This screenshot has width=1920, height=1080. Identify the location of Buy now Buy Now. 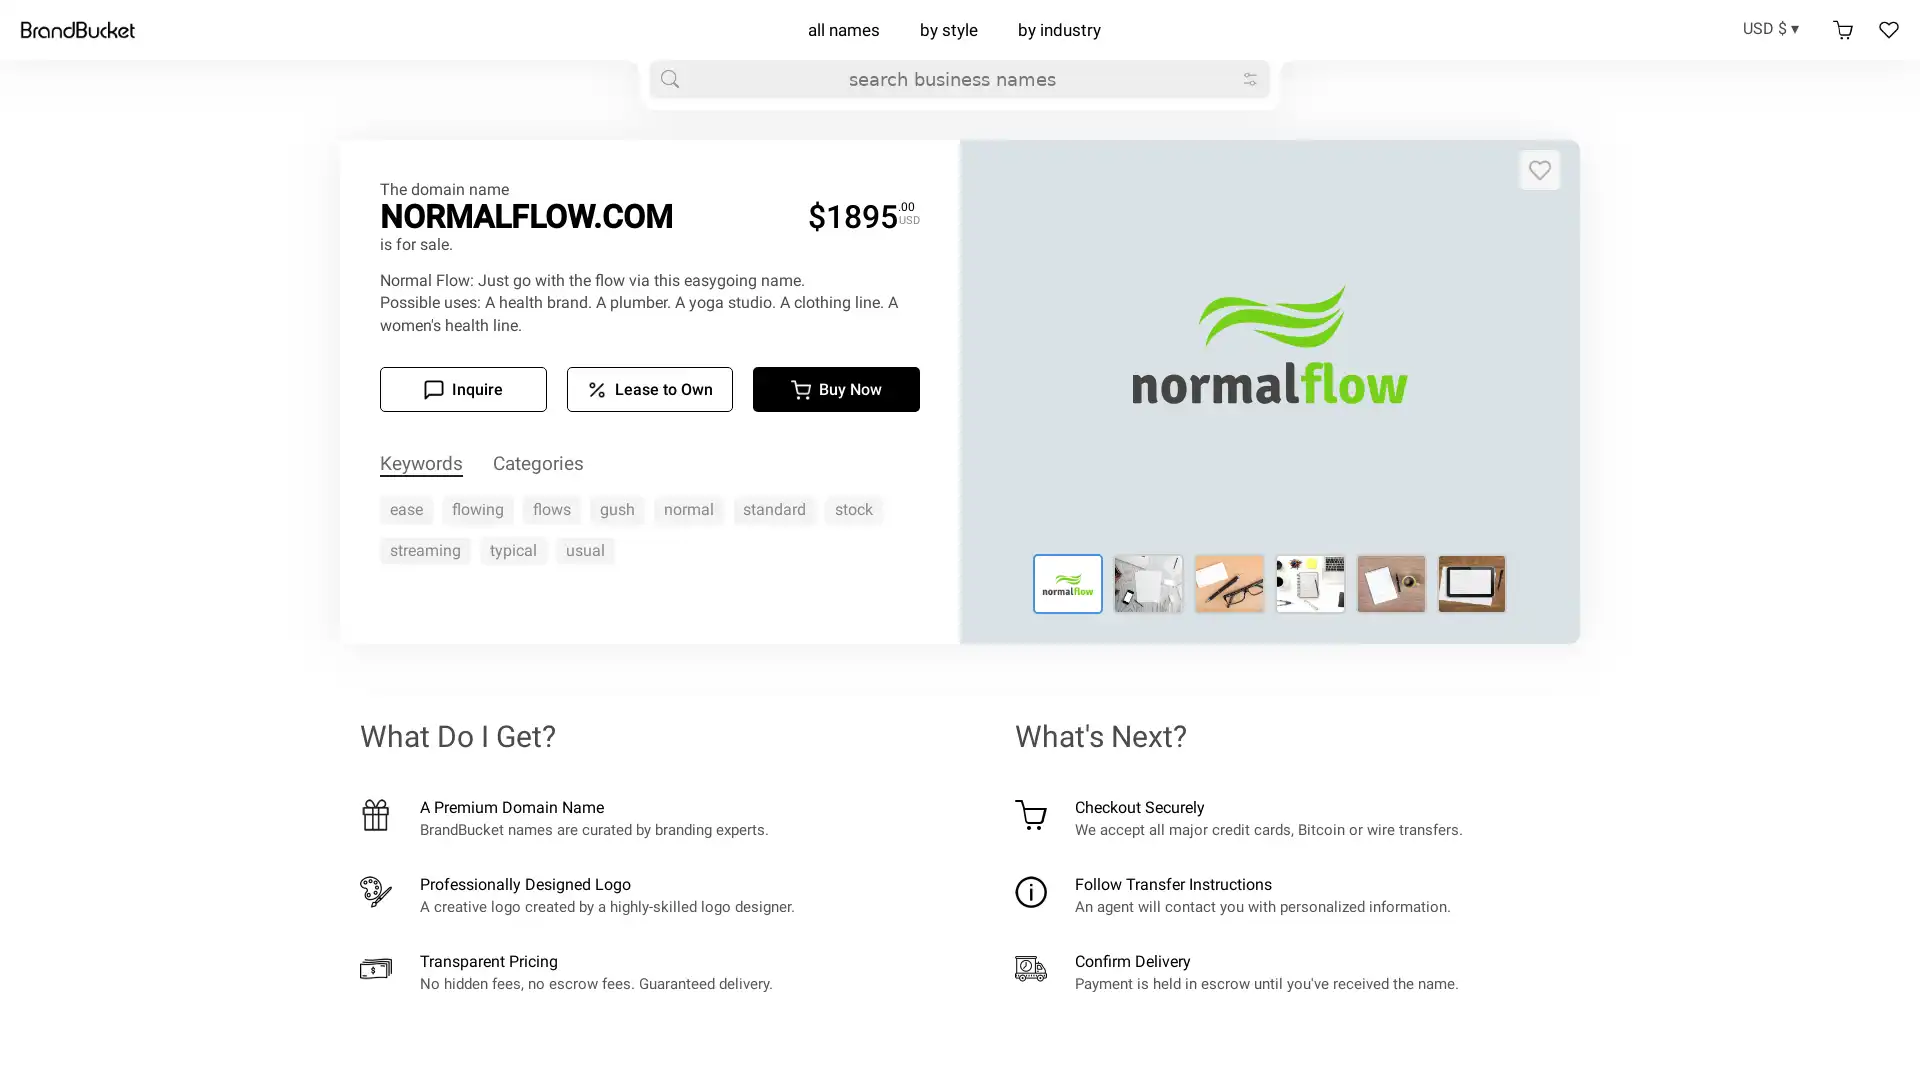
(836, 389).